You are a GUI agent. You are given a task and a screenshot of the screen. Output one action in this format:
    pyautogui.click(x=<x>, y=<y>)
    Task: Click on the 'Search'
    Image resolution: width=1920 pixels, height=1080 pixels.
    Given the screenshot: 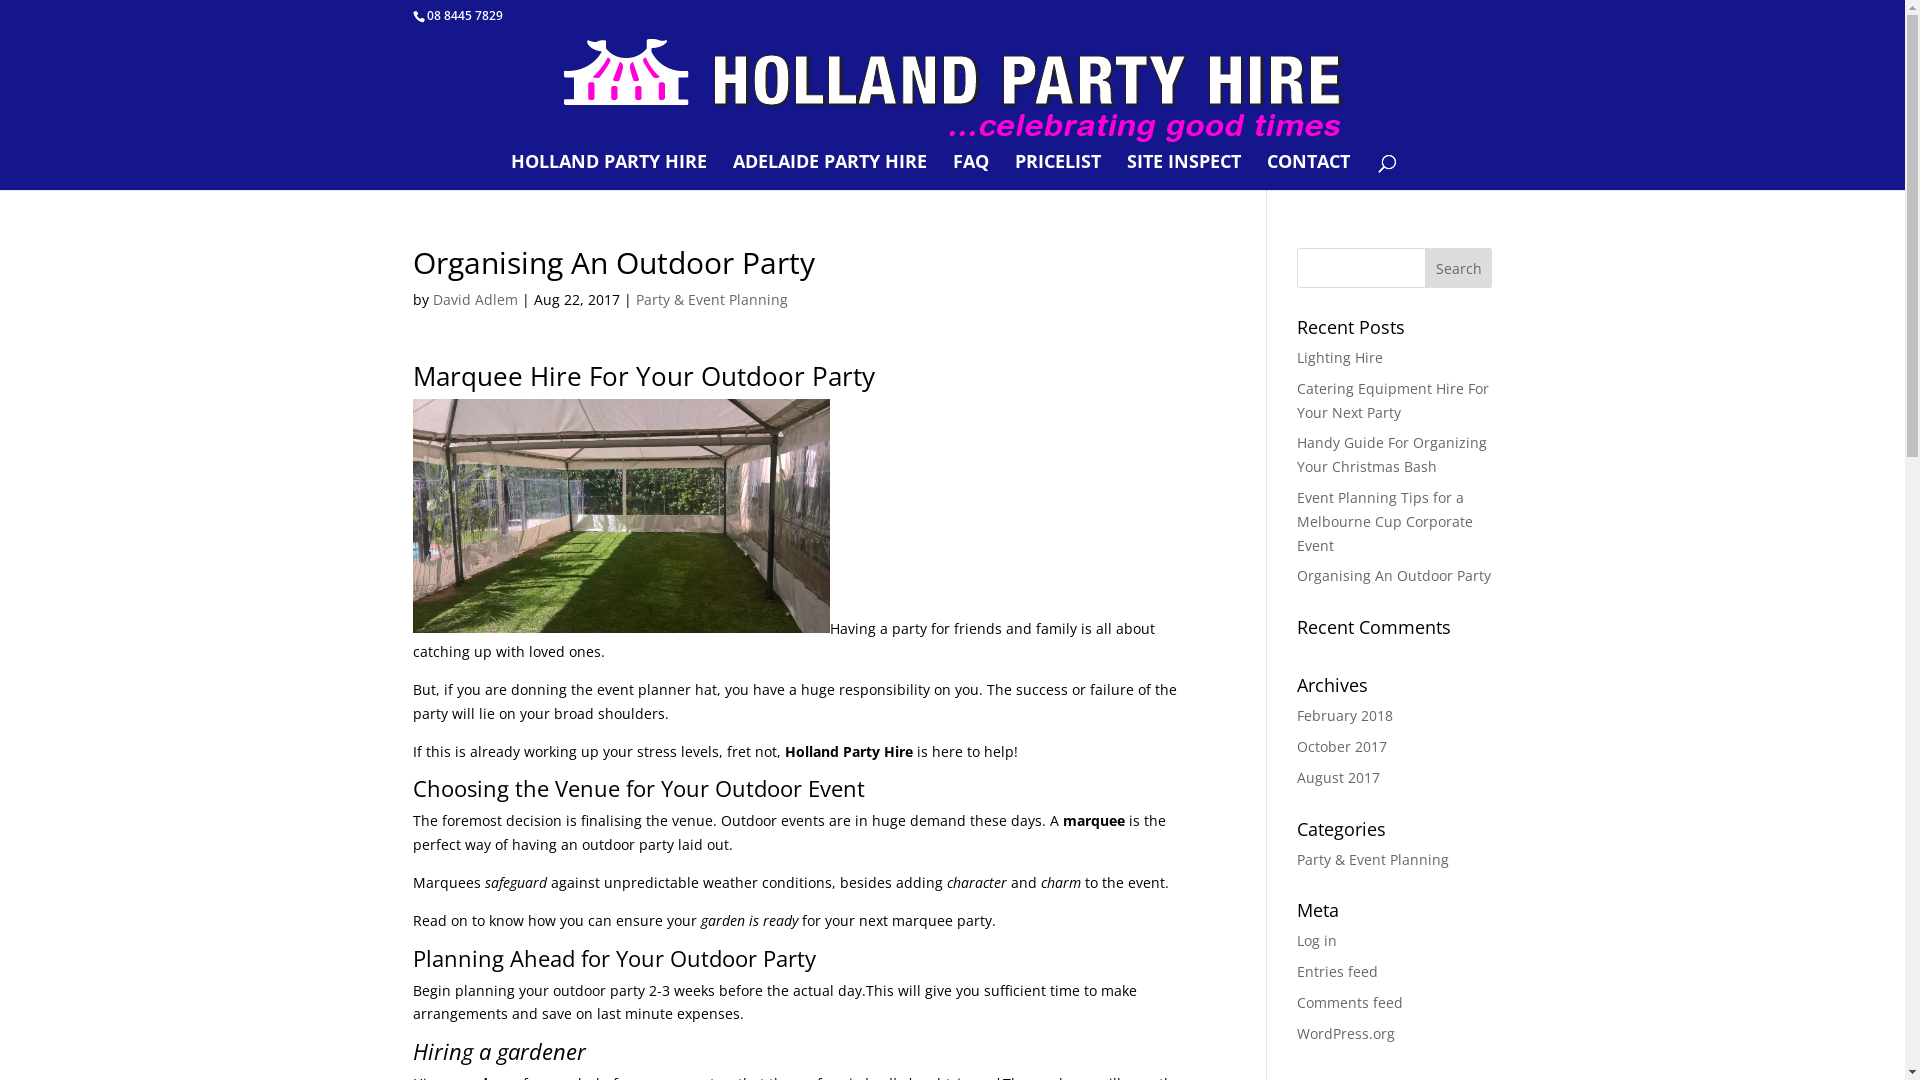 What is the action you would take?
    pyautogui.click(x=1424, y=266)
    